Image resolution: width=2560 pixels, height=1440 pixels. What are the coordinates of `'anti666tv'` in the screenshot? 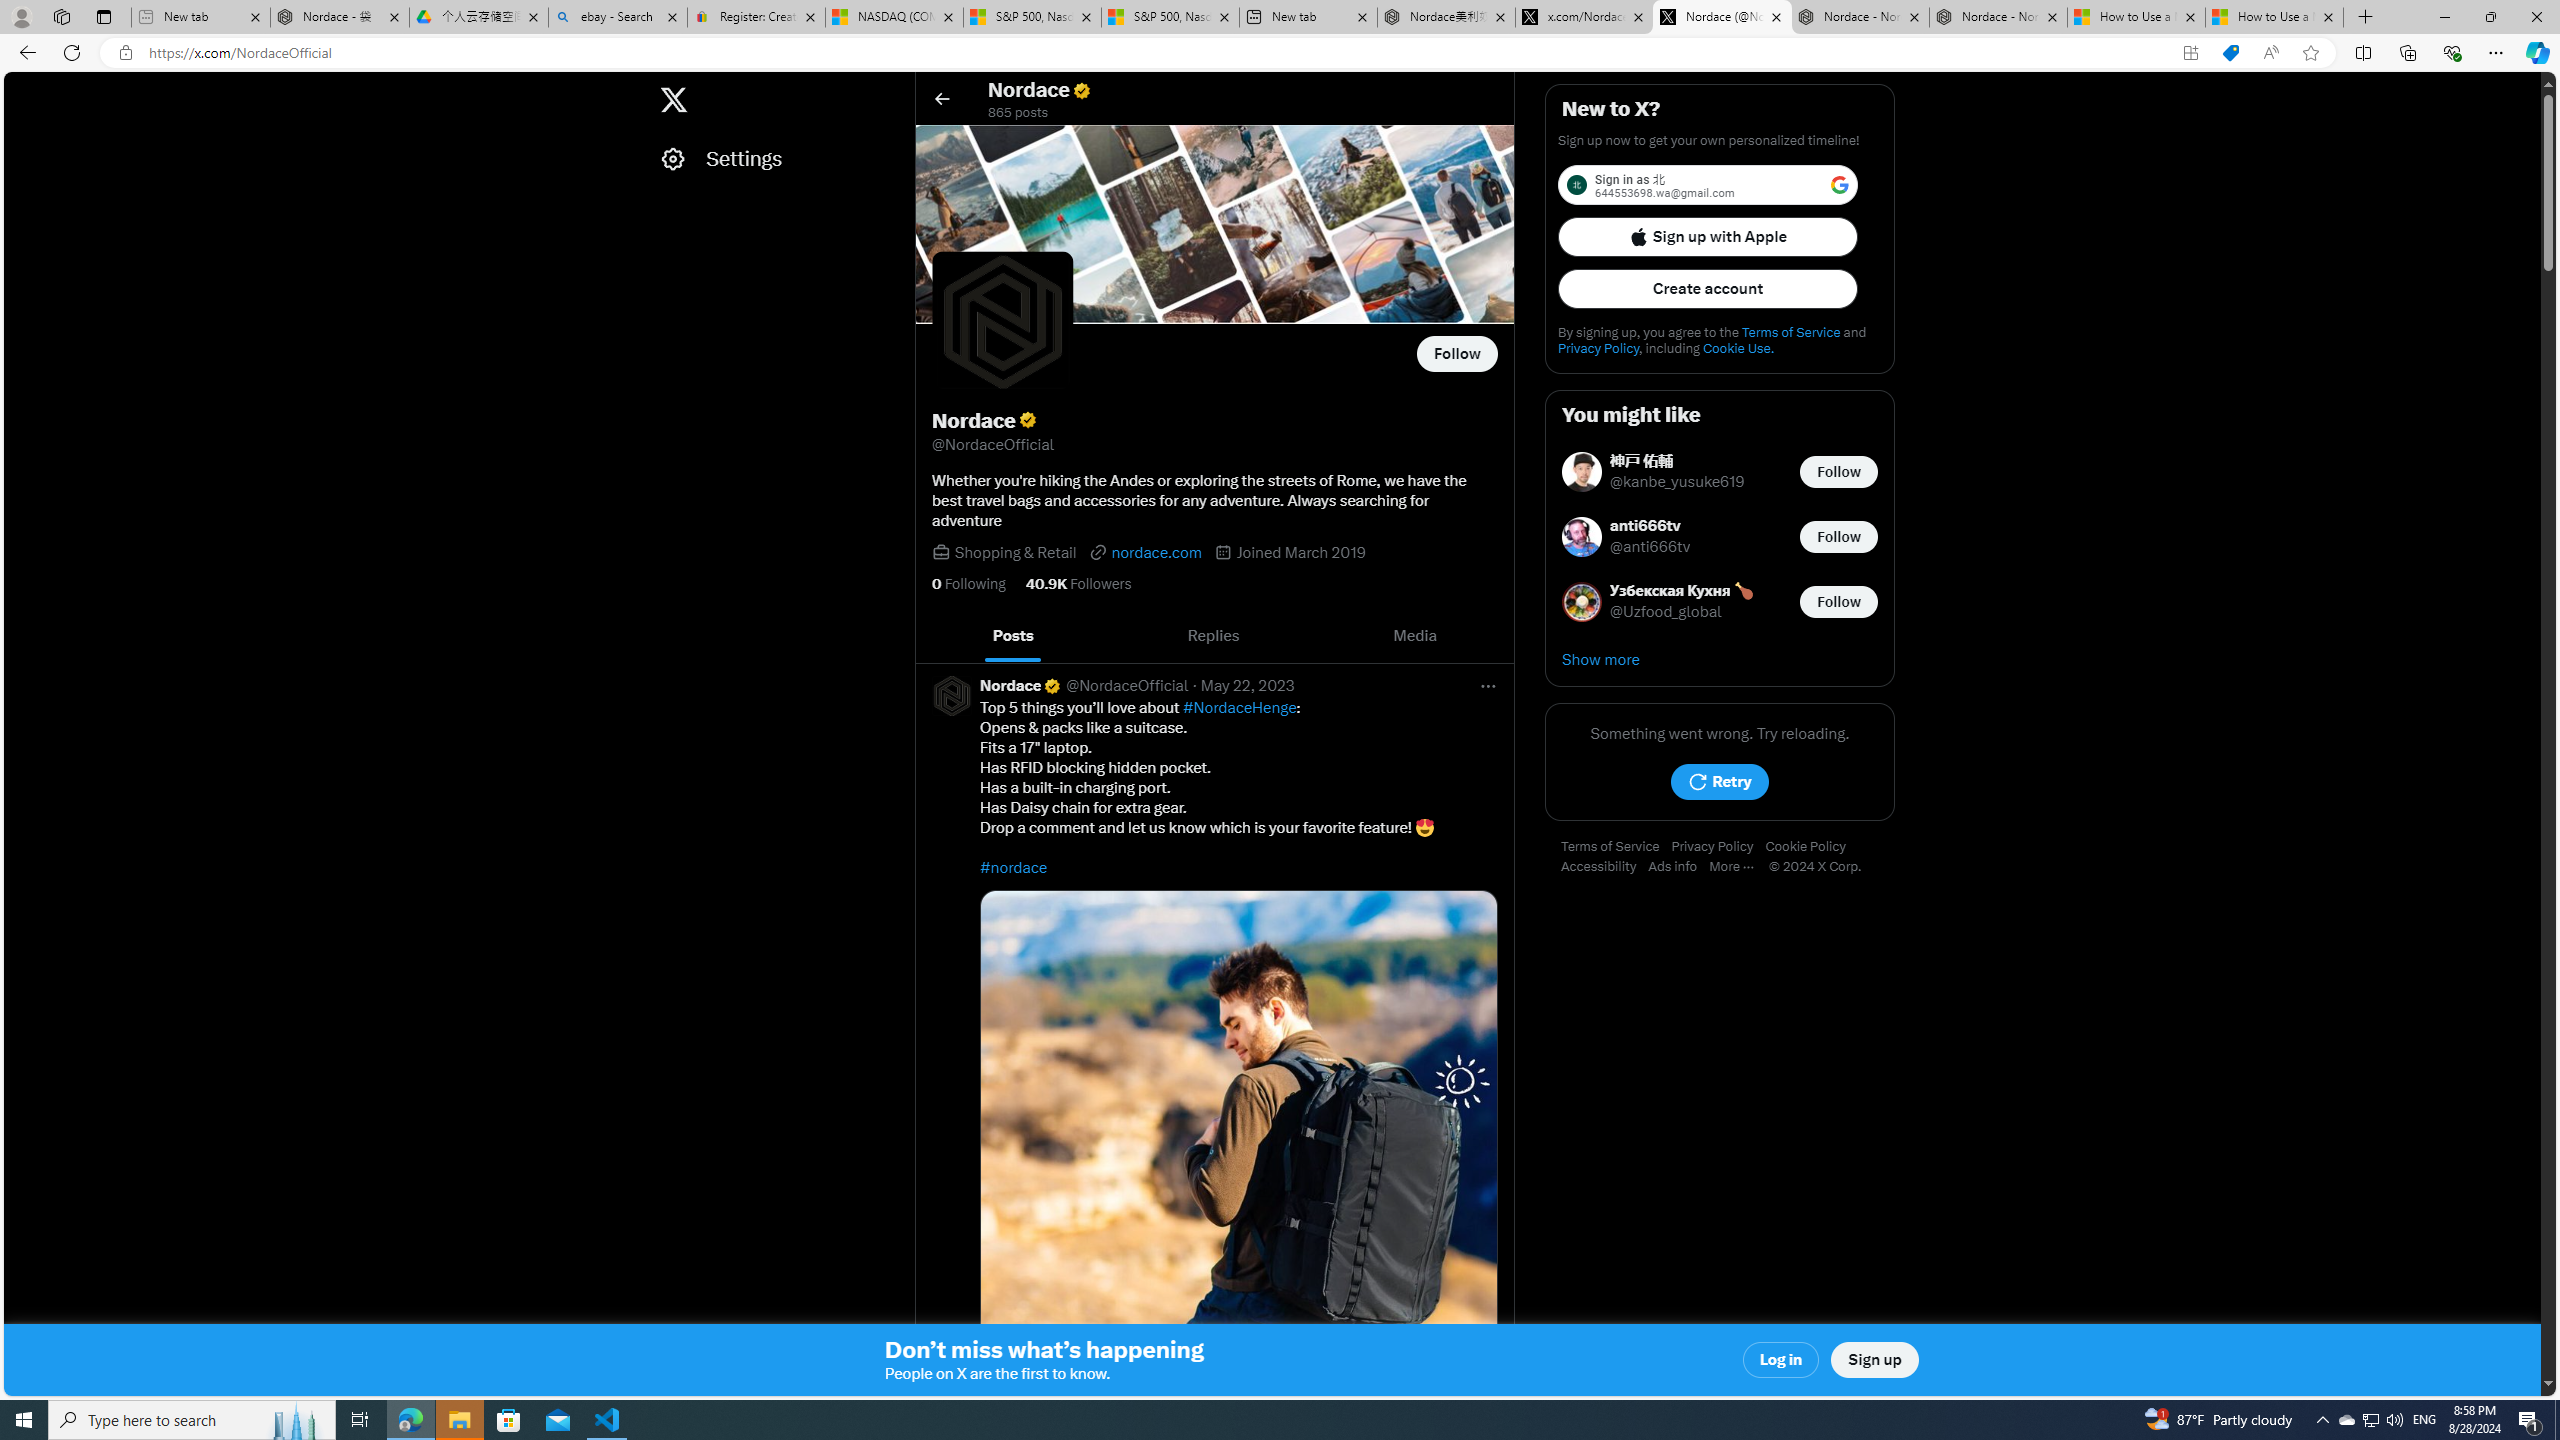 It's located at (1650, 526).